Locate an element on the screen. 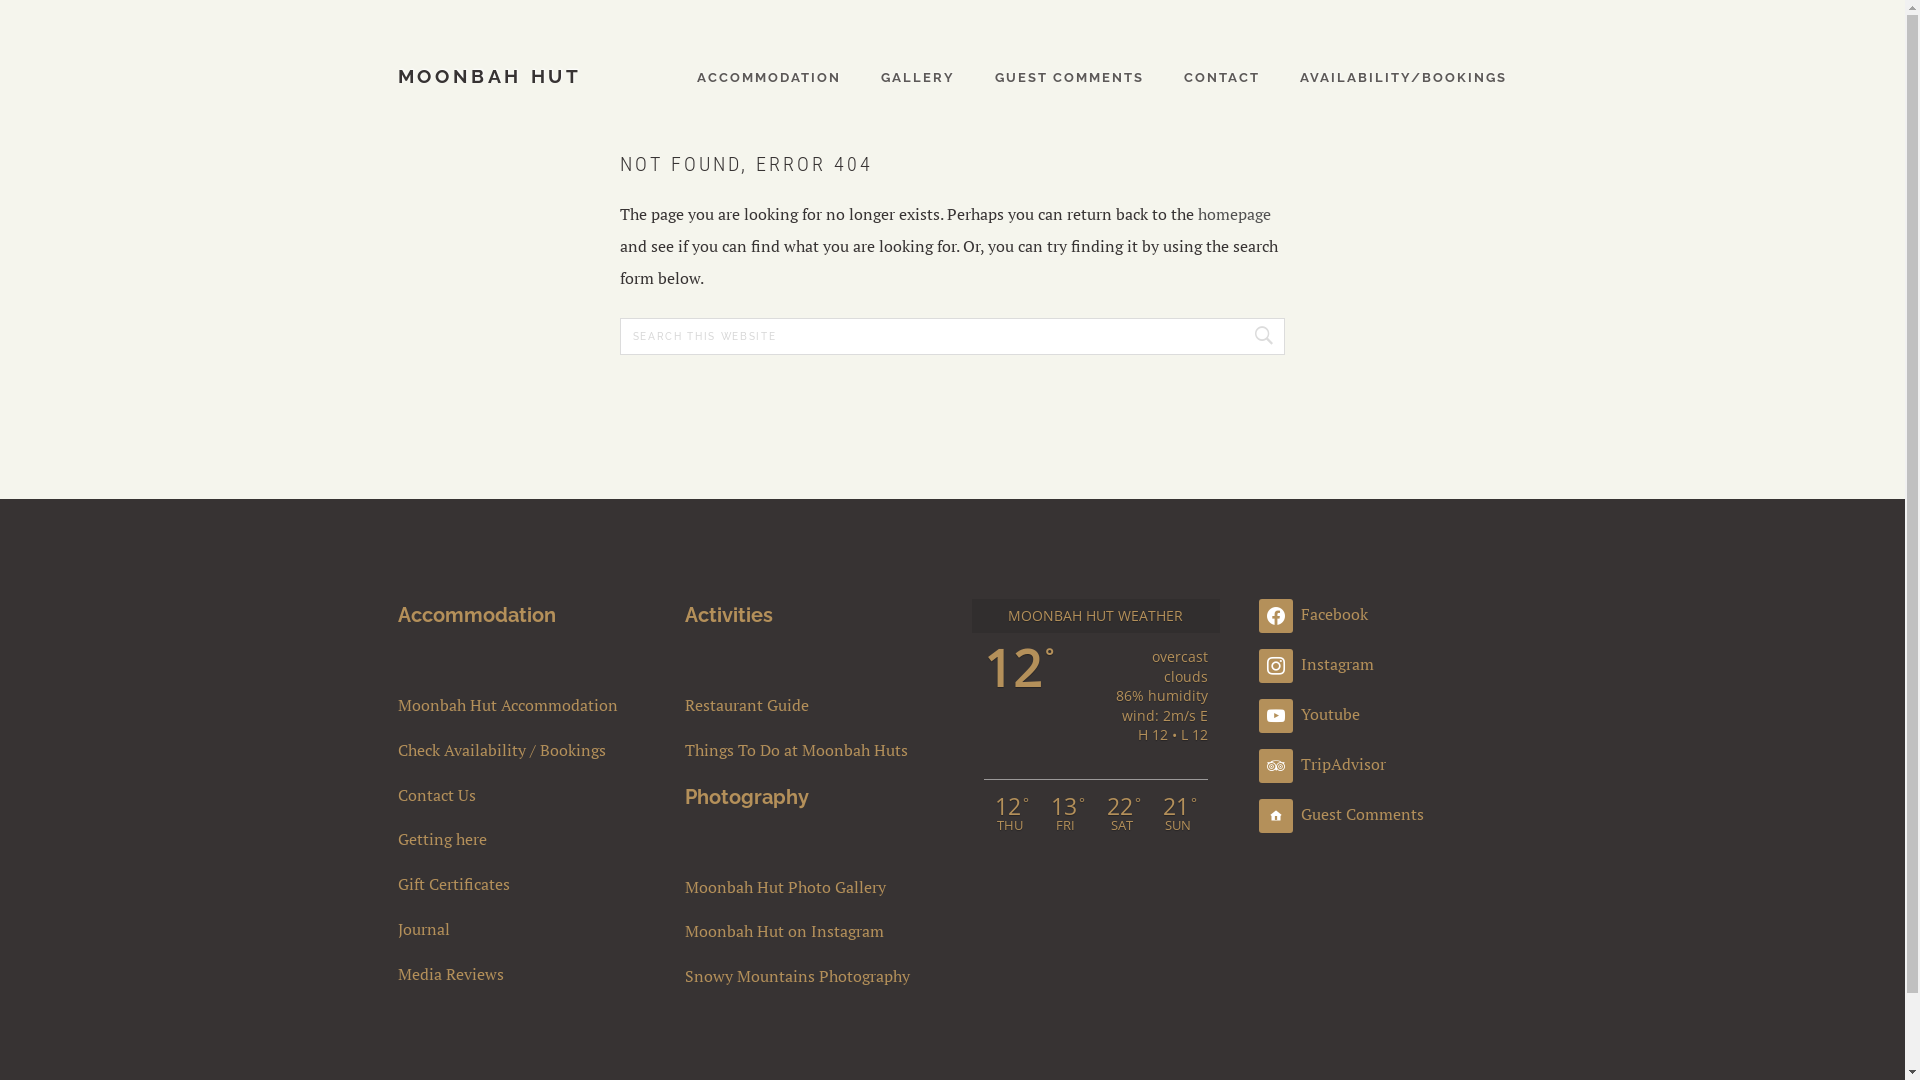 This screenshot has height=1080, width=1920. 'Restaurant Guide' is located at coordinates (685, 704).